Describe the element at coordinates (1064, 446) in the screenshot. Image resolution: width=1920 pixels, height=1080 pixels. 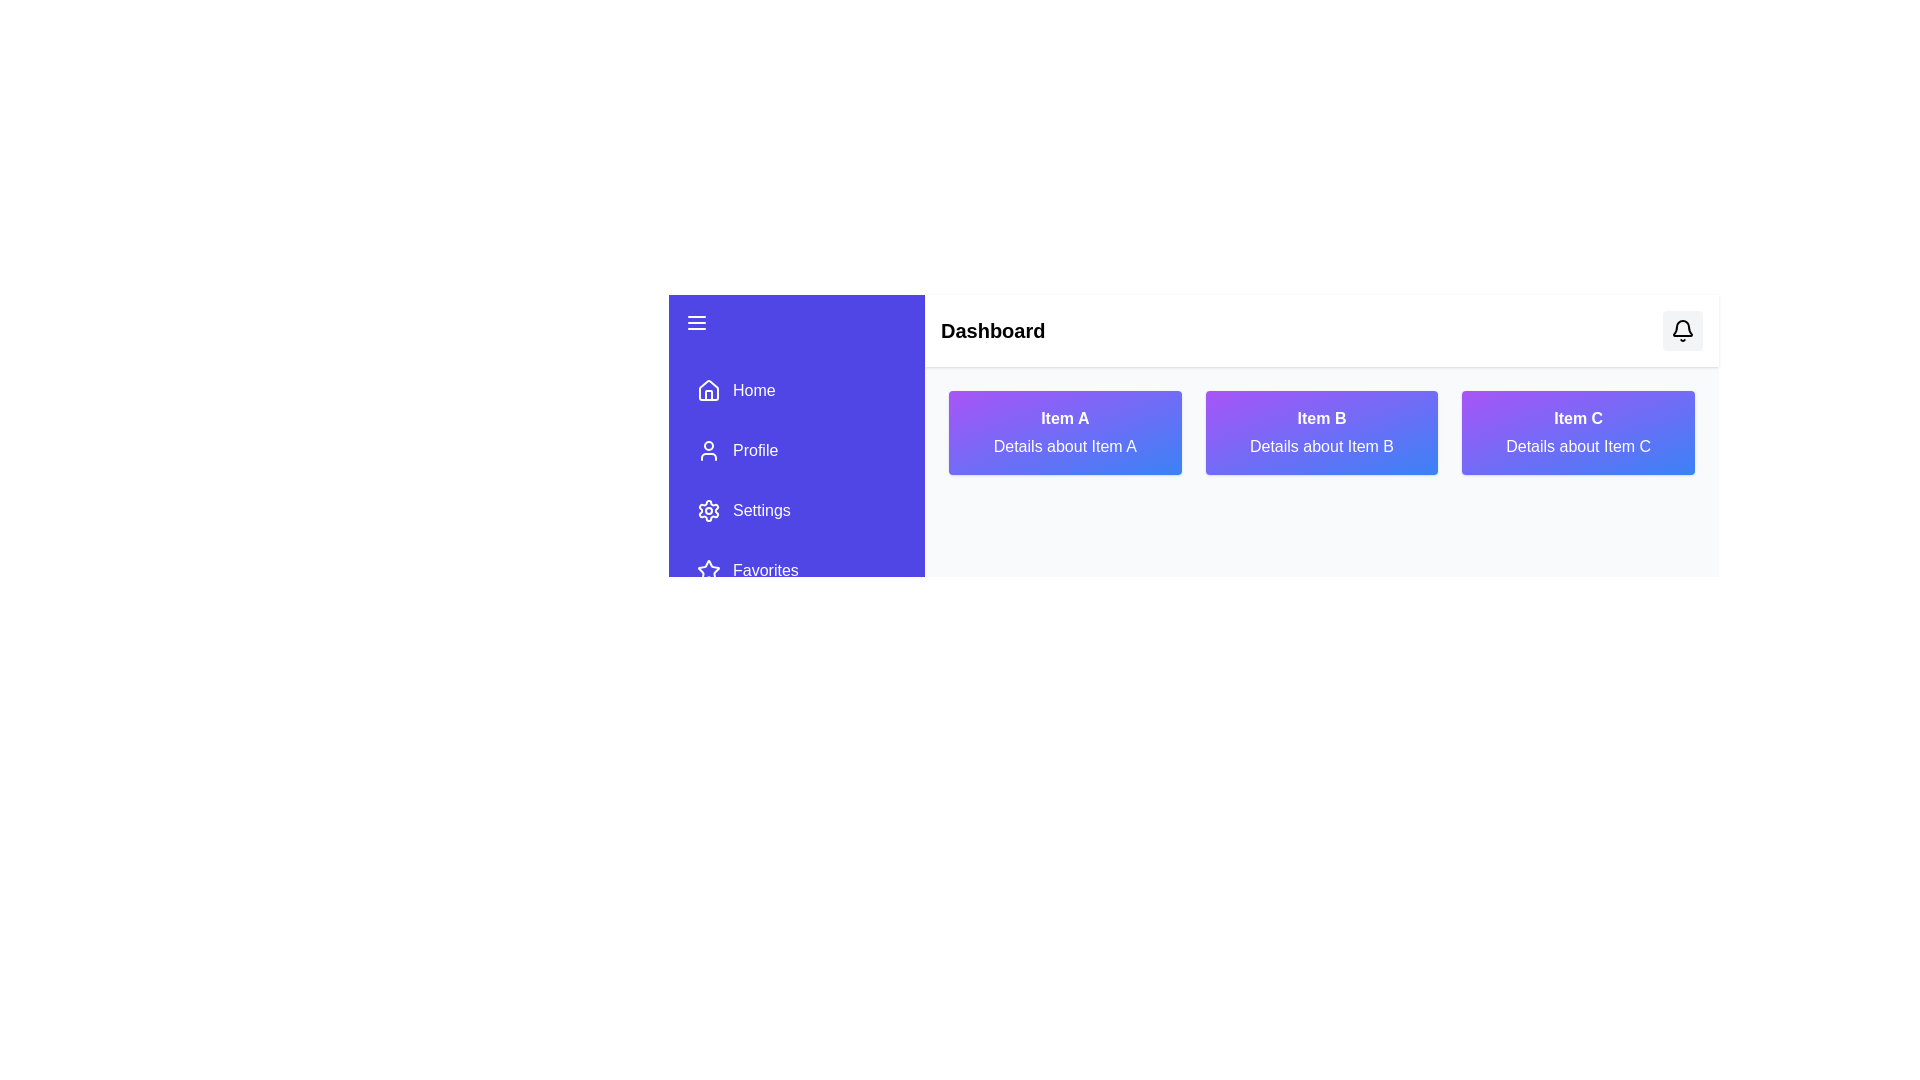
I see `the text label displaying 'Details about Item A' in white font, which is located within the first card of a horizontal row of three cards` at that location.